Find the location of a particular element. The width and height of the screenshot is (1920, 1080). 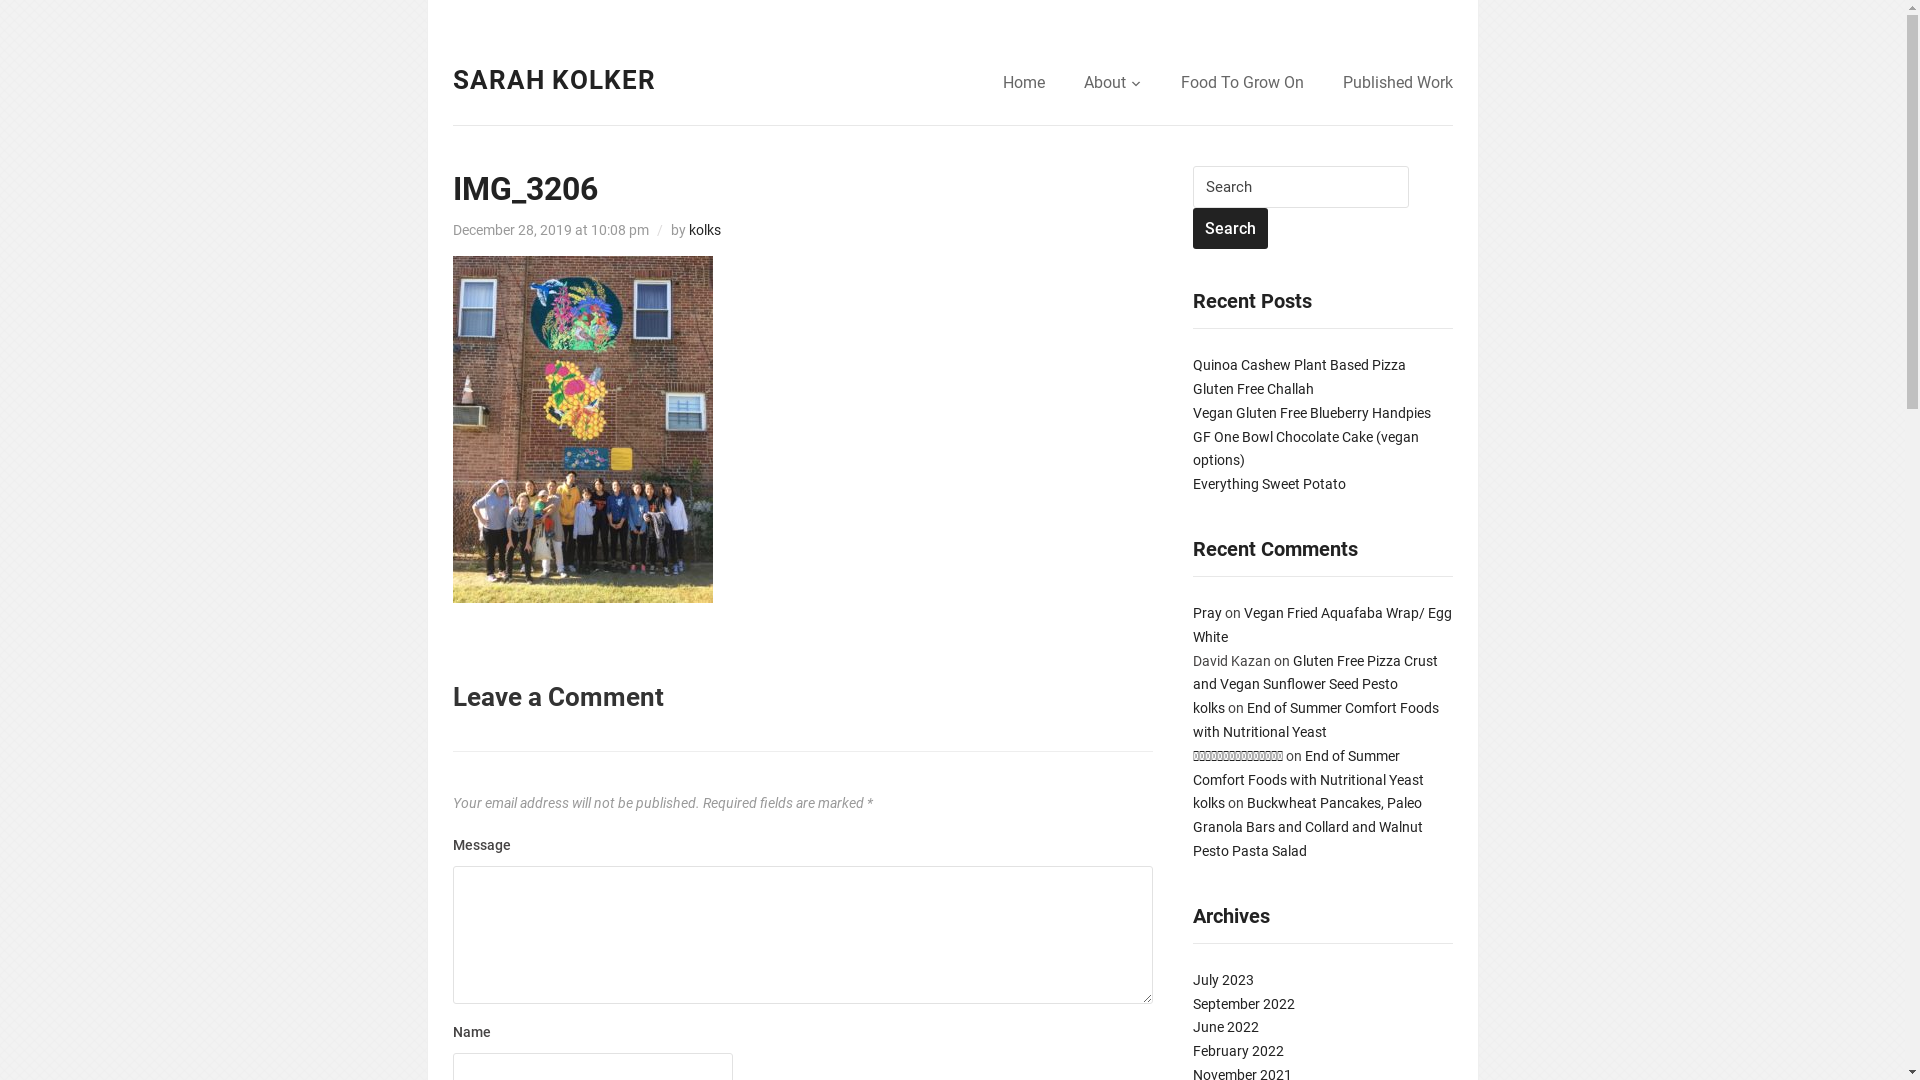

'Everything Sweet Potato' is located at coordinates (1267, 483).